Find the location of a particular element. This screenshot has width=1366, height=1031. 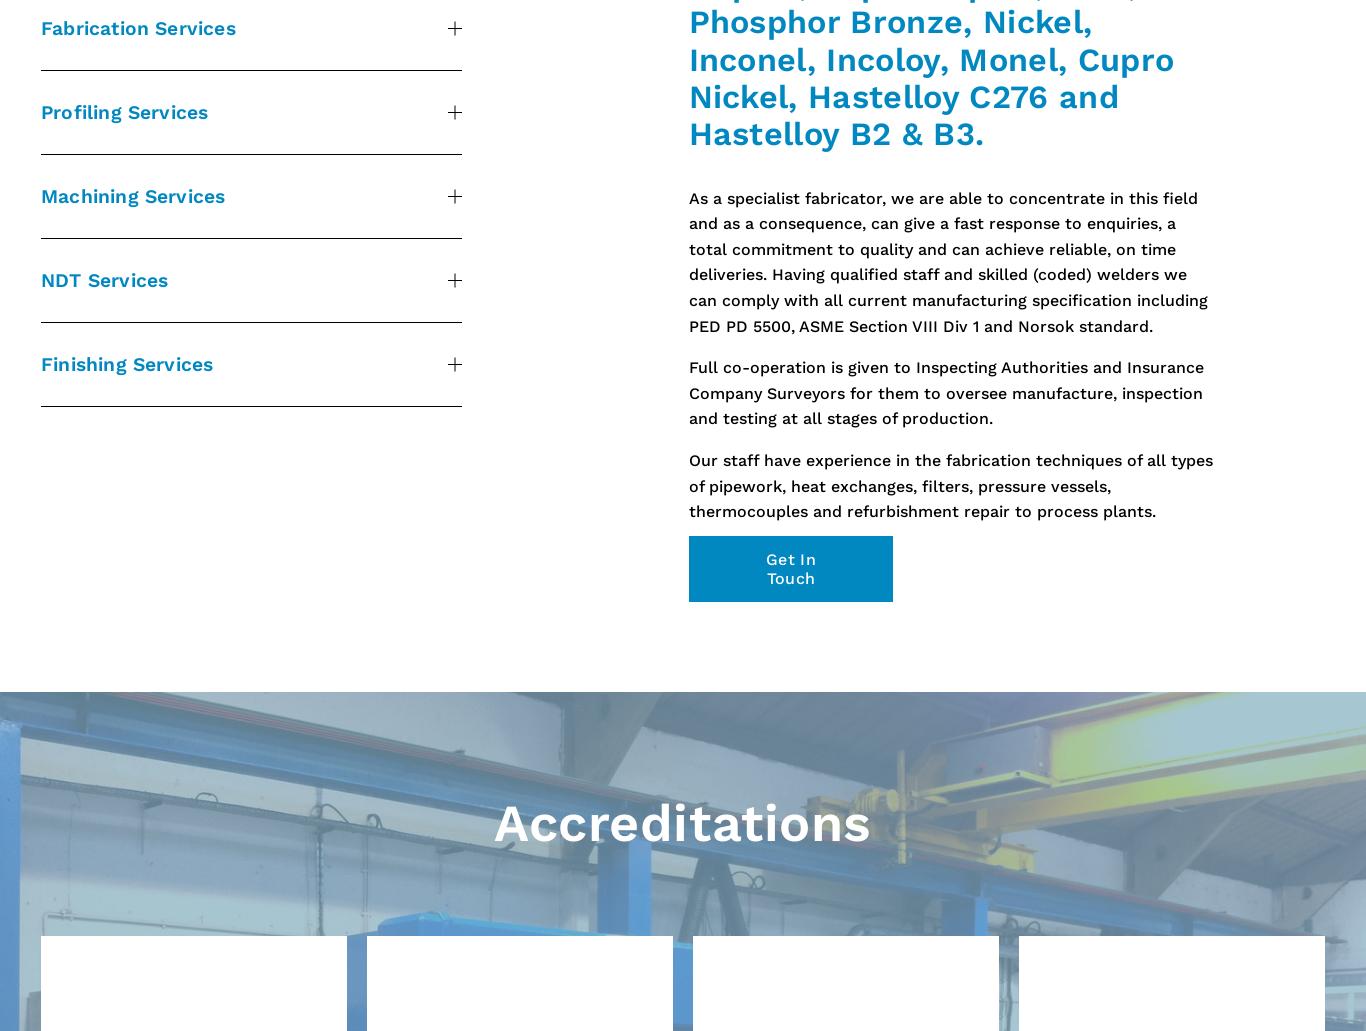

'Profiling Services' is located at coordinates (40, 110).